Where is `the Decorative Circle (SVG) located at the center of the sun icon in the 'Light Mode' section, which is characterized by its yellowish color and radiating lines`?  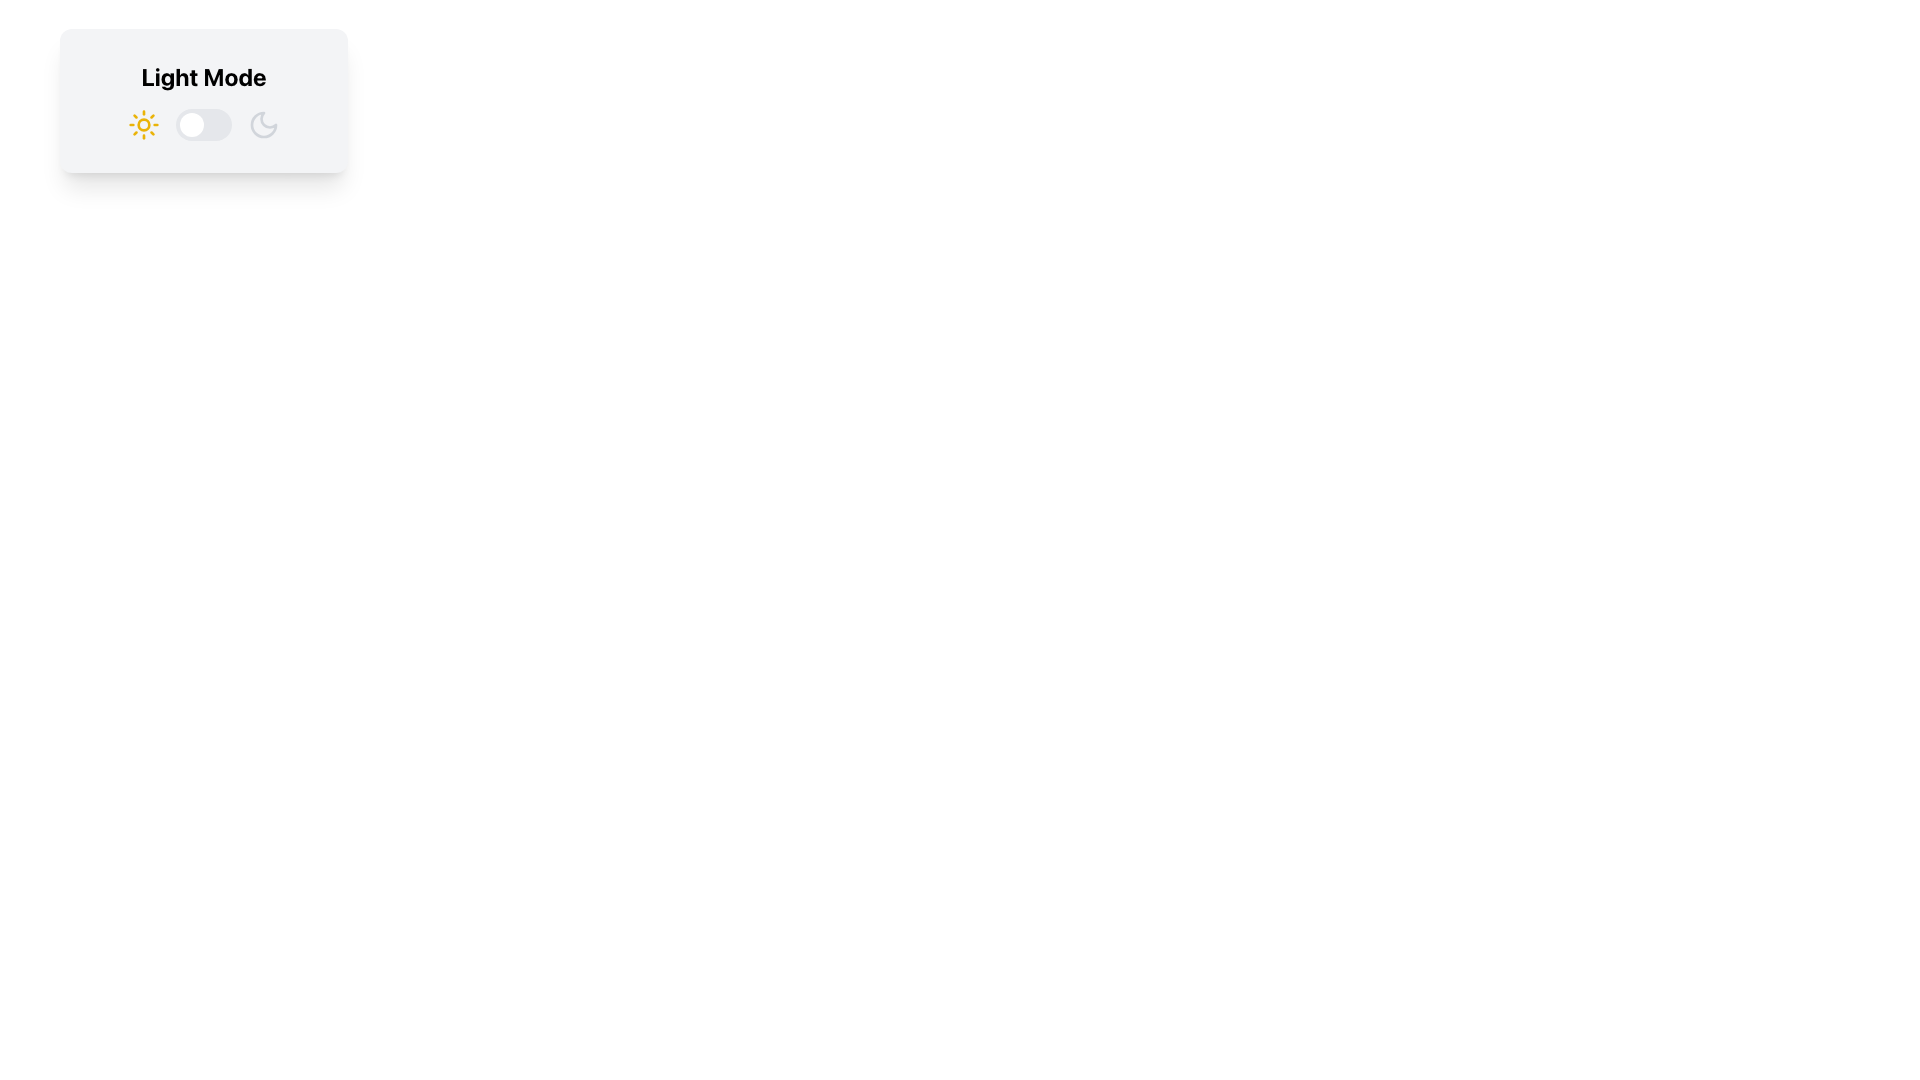
the Decorative Circle (SVG) located at the center of the sun icon in the 'Light Mode' section, which is characterized by its yellowish color and radiating lines is located at coordinates (143, 123).